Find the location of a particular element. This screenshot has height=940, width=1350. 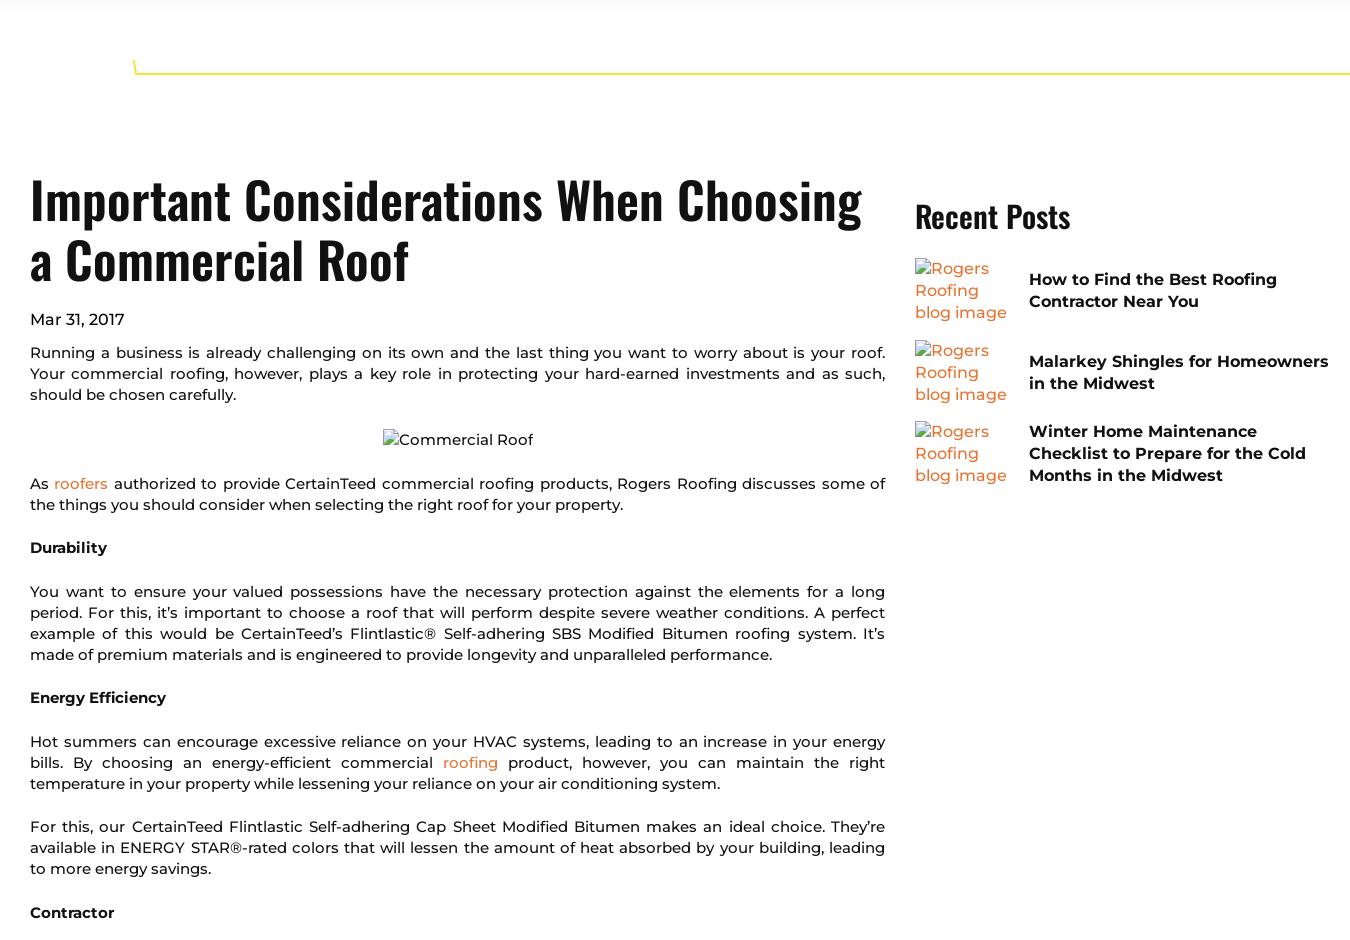

'Running a business is already challenging on its own and the last thing you want to worry about is your roof. Your commercial roofing, however, plays a key role in protecting your hard-earned investments and as such, should be chosen carefully.' is located at coordinates (456, 372).